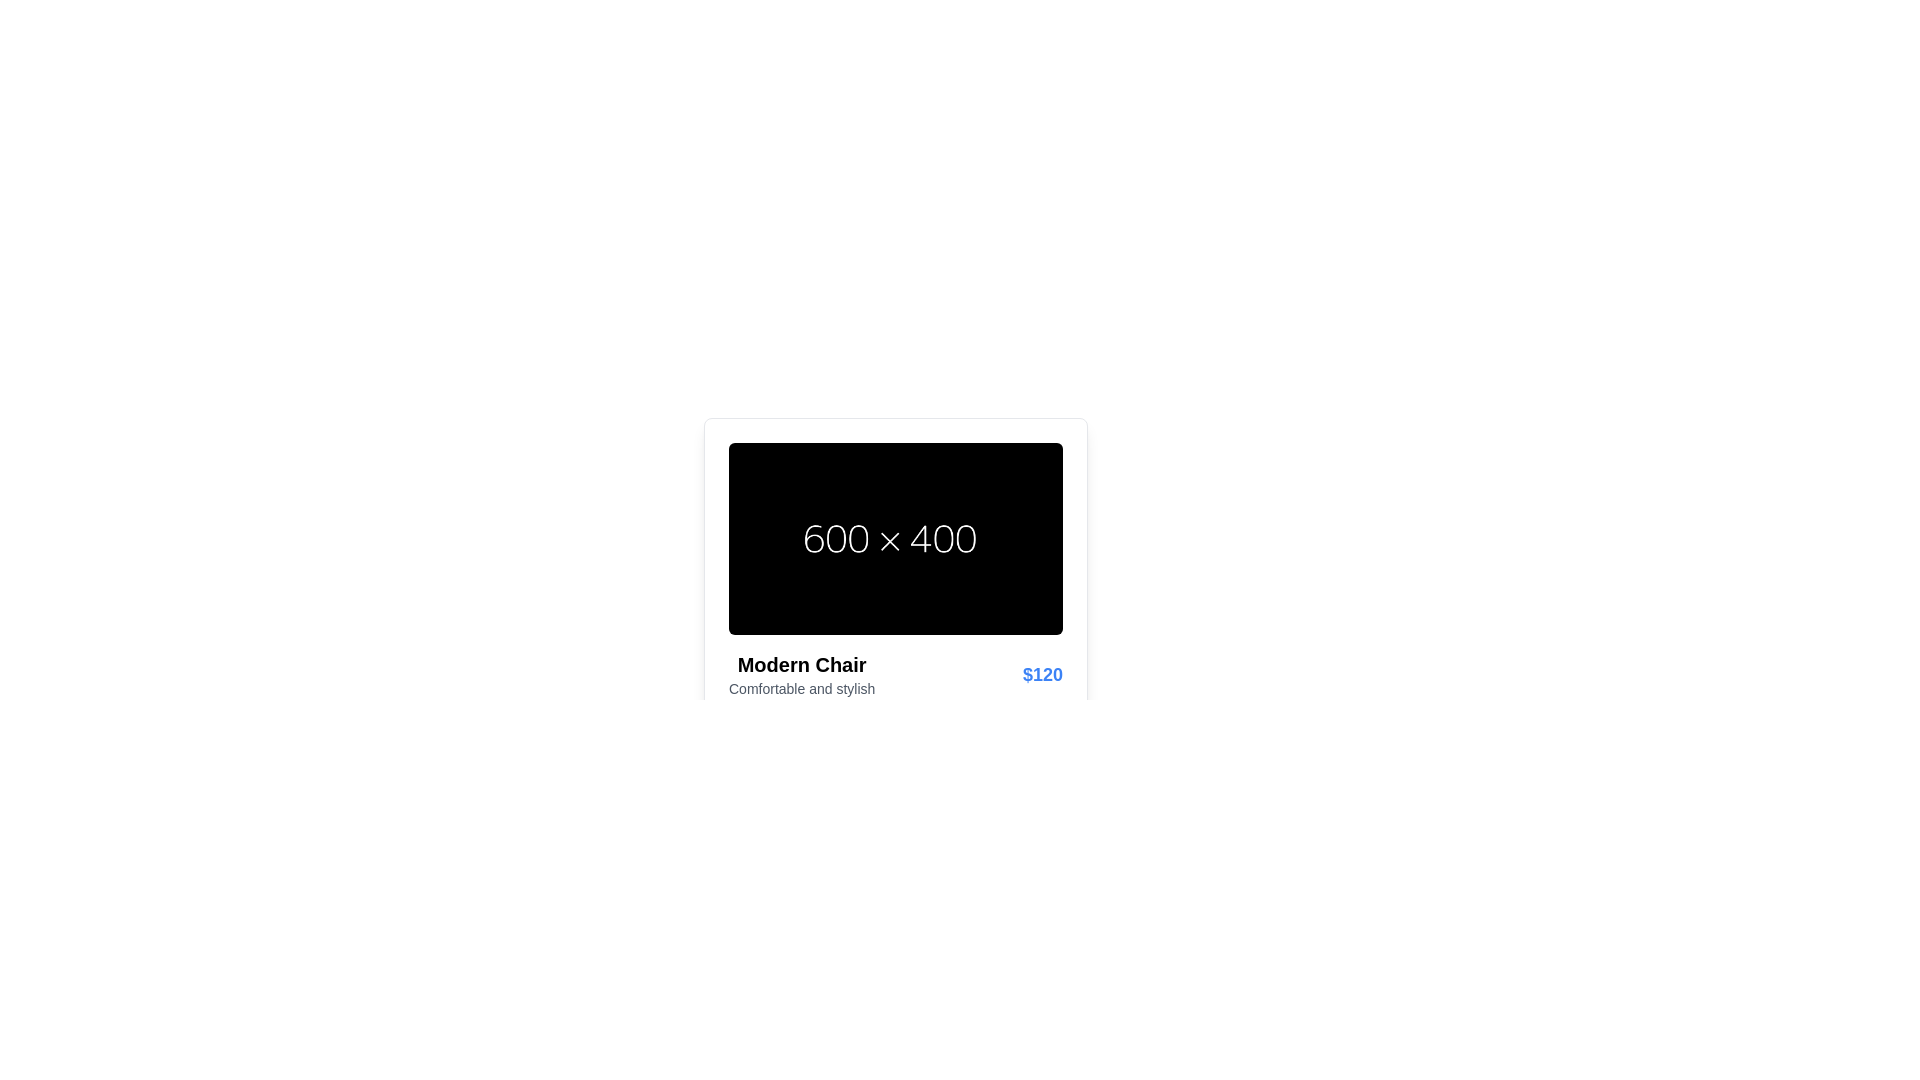  I want to click on text label identifying the product as 'Modern Chair', located in the bottom-left corner of the card above the description 'Comfortable and stylish', so click(802, 664).